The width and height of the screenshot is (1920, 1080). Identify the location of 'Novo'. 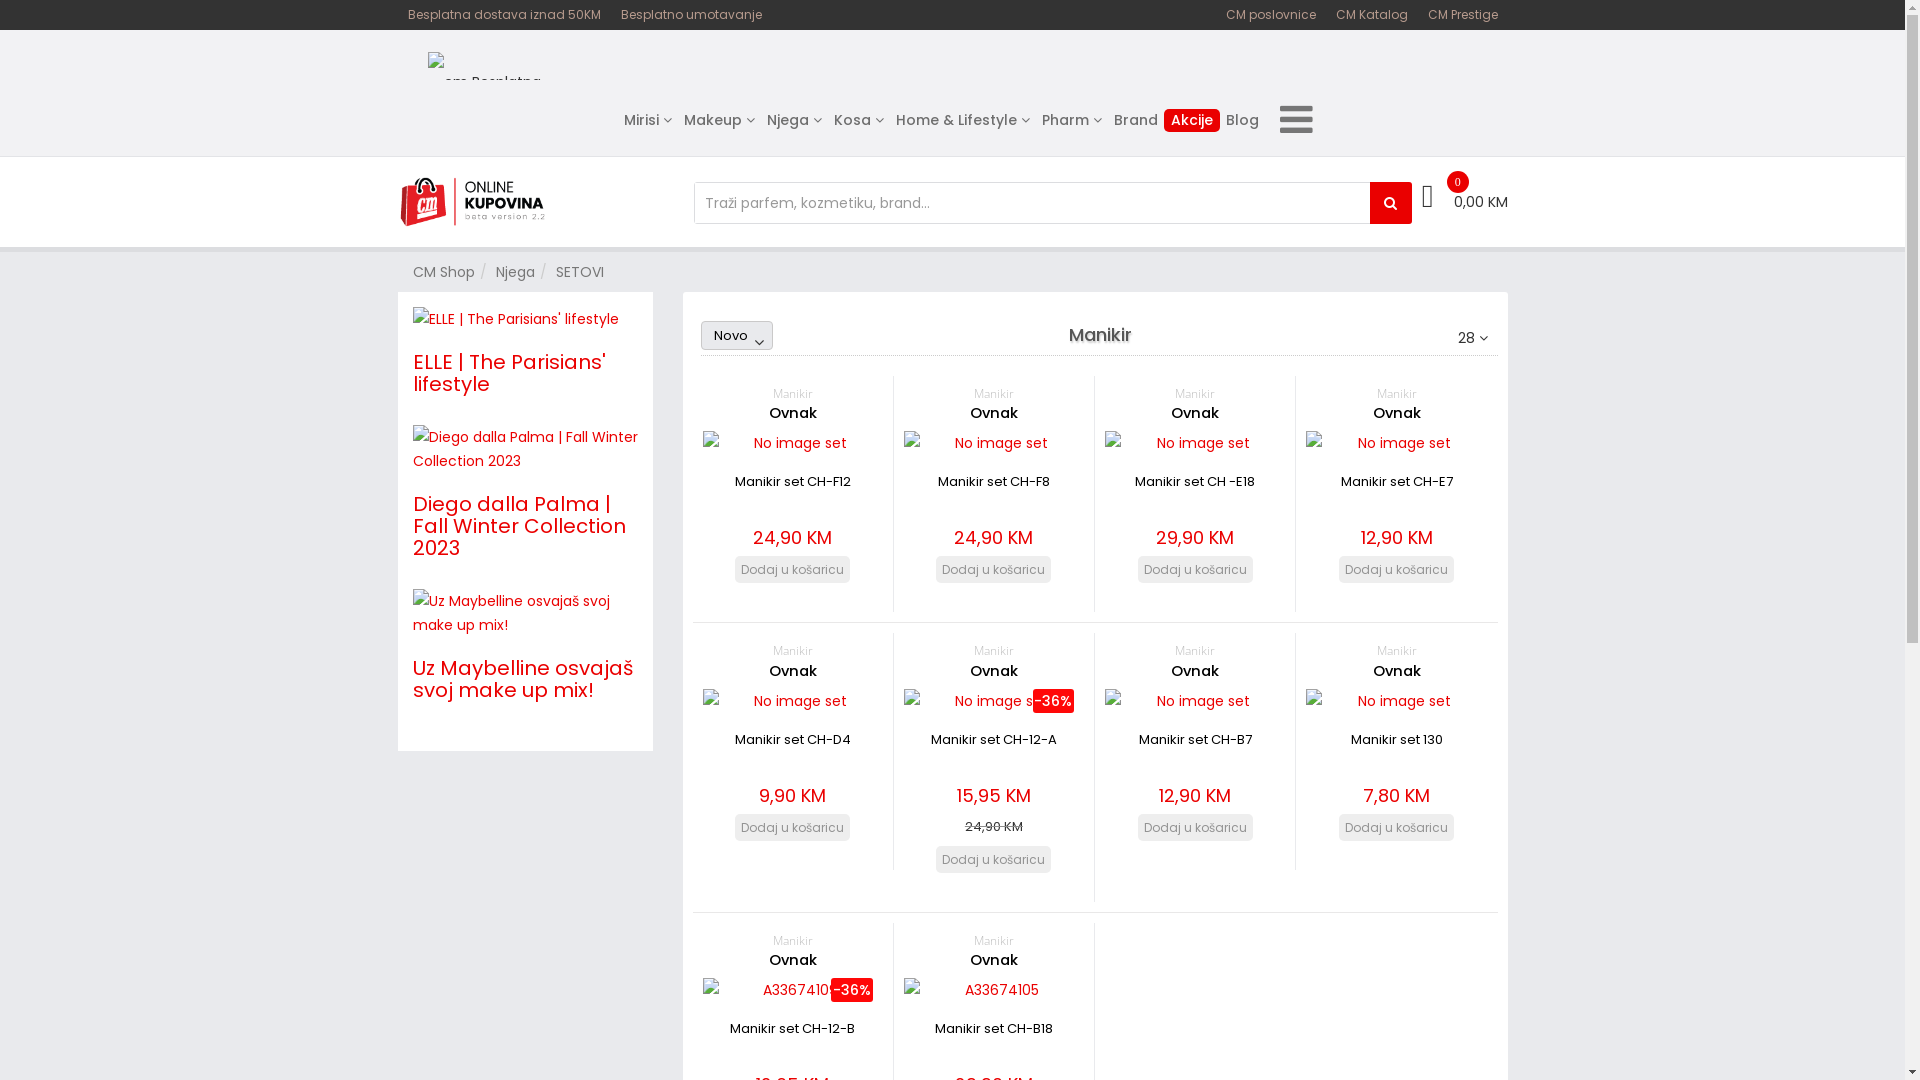
(729, 334).